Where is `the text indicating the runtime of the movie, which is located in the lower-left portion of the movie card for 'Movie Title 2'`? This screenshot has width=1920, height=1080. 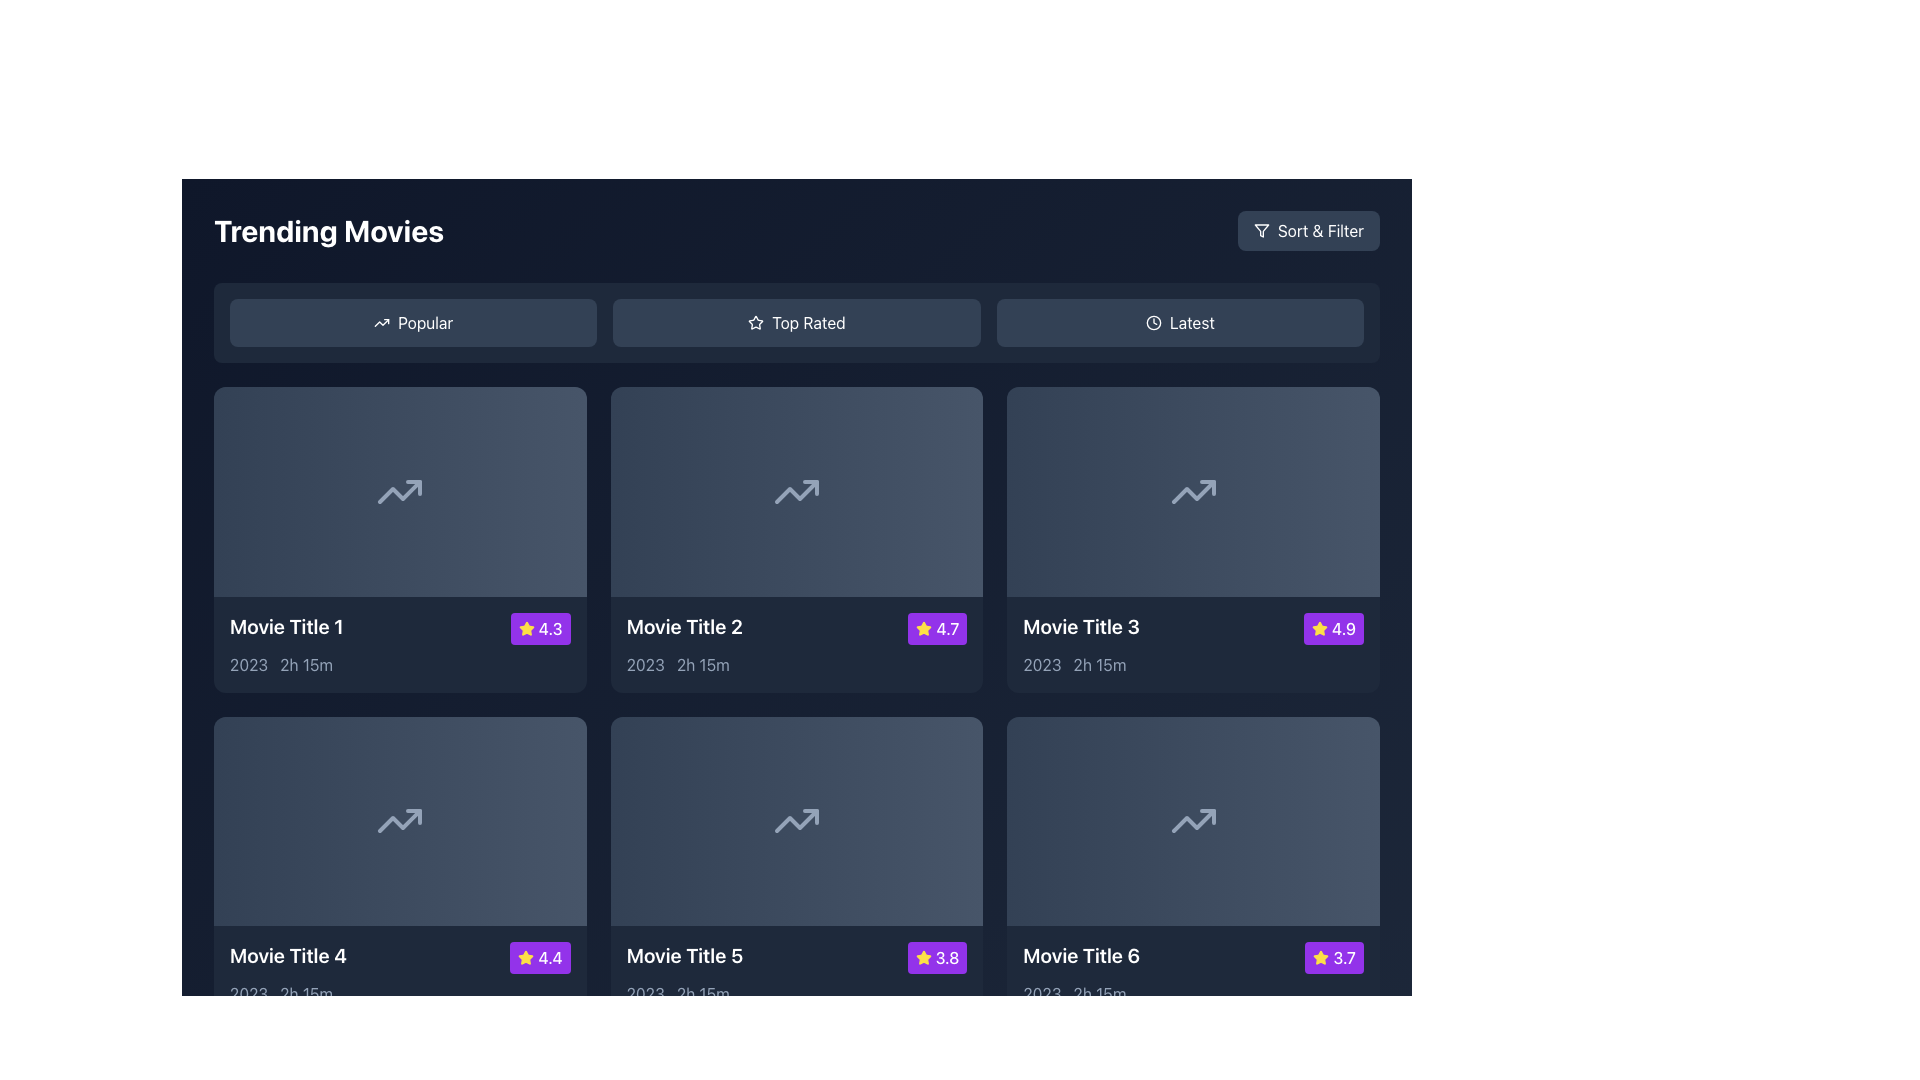
the text indicating the runtime of the movie, which is located in the lower-left portion of the movie card for 'Movie Title 2' is located at coordinates (703, 664).